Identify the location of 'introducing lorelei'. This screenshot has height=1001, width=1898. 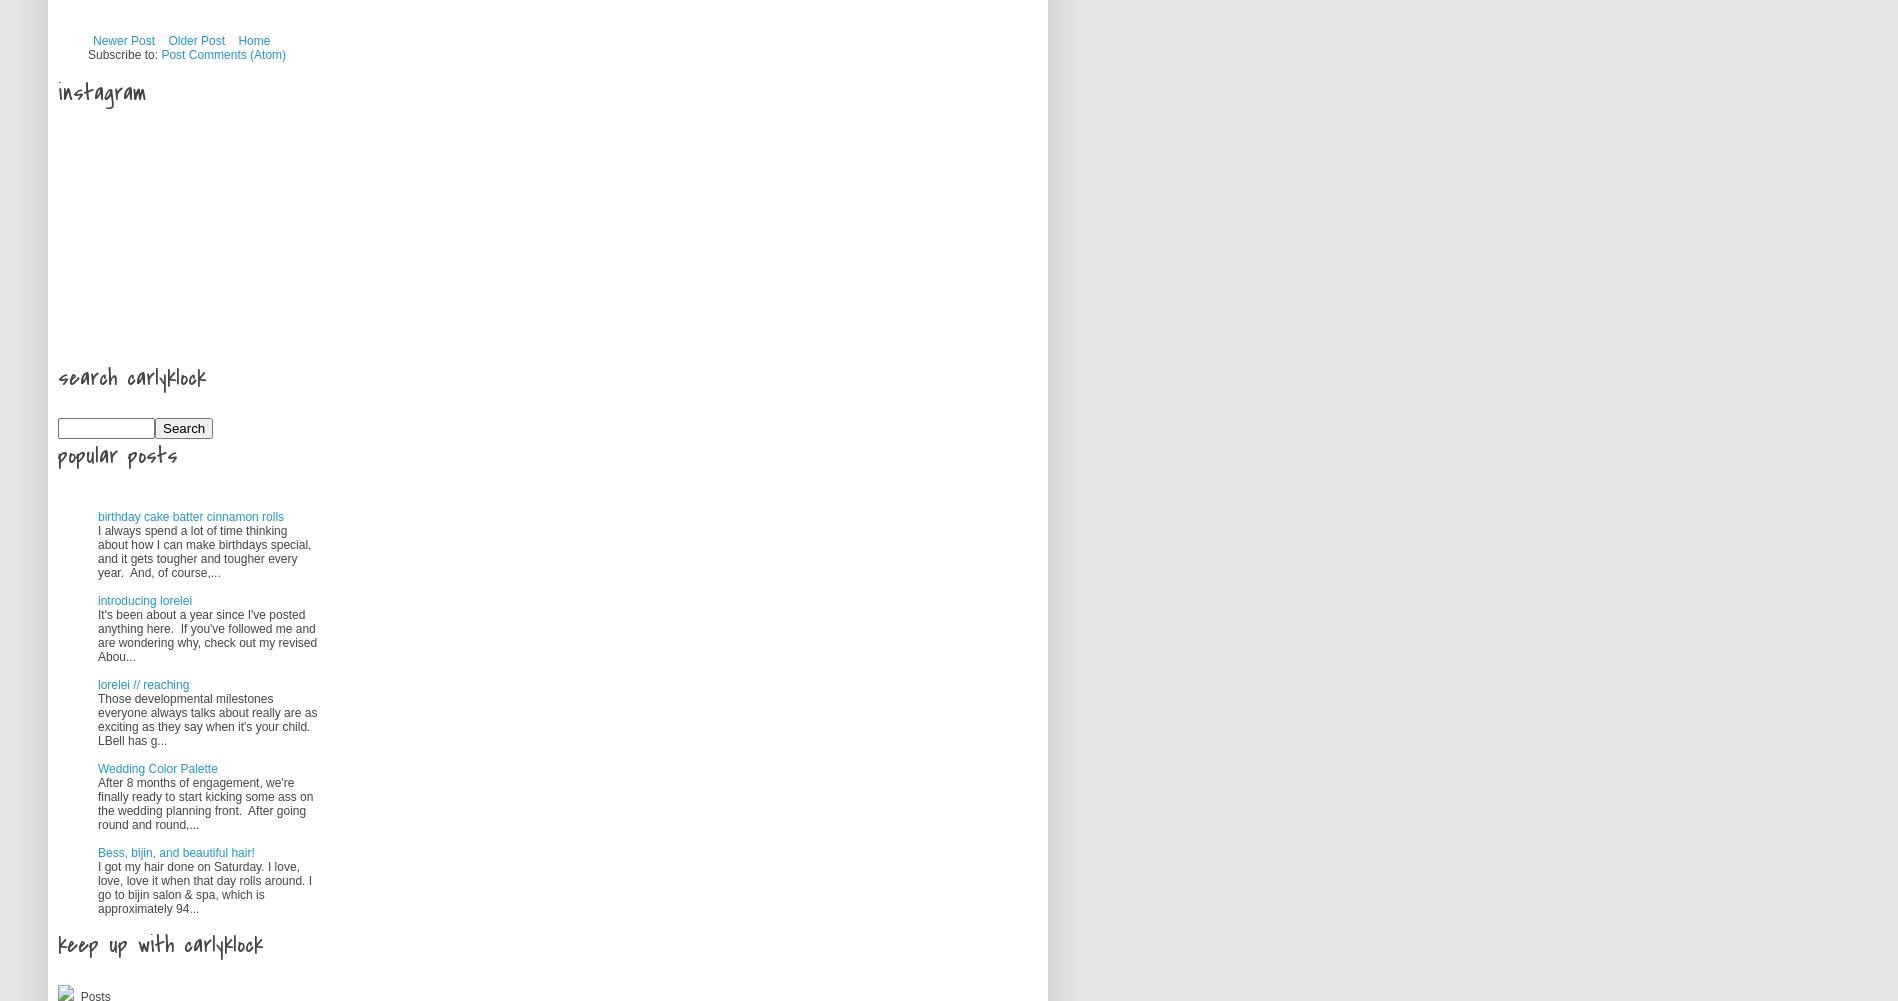
(145, 601).